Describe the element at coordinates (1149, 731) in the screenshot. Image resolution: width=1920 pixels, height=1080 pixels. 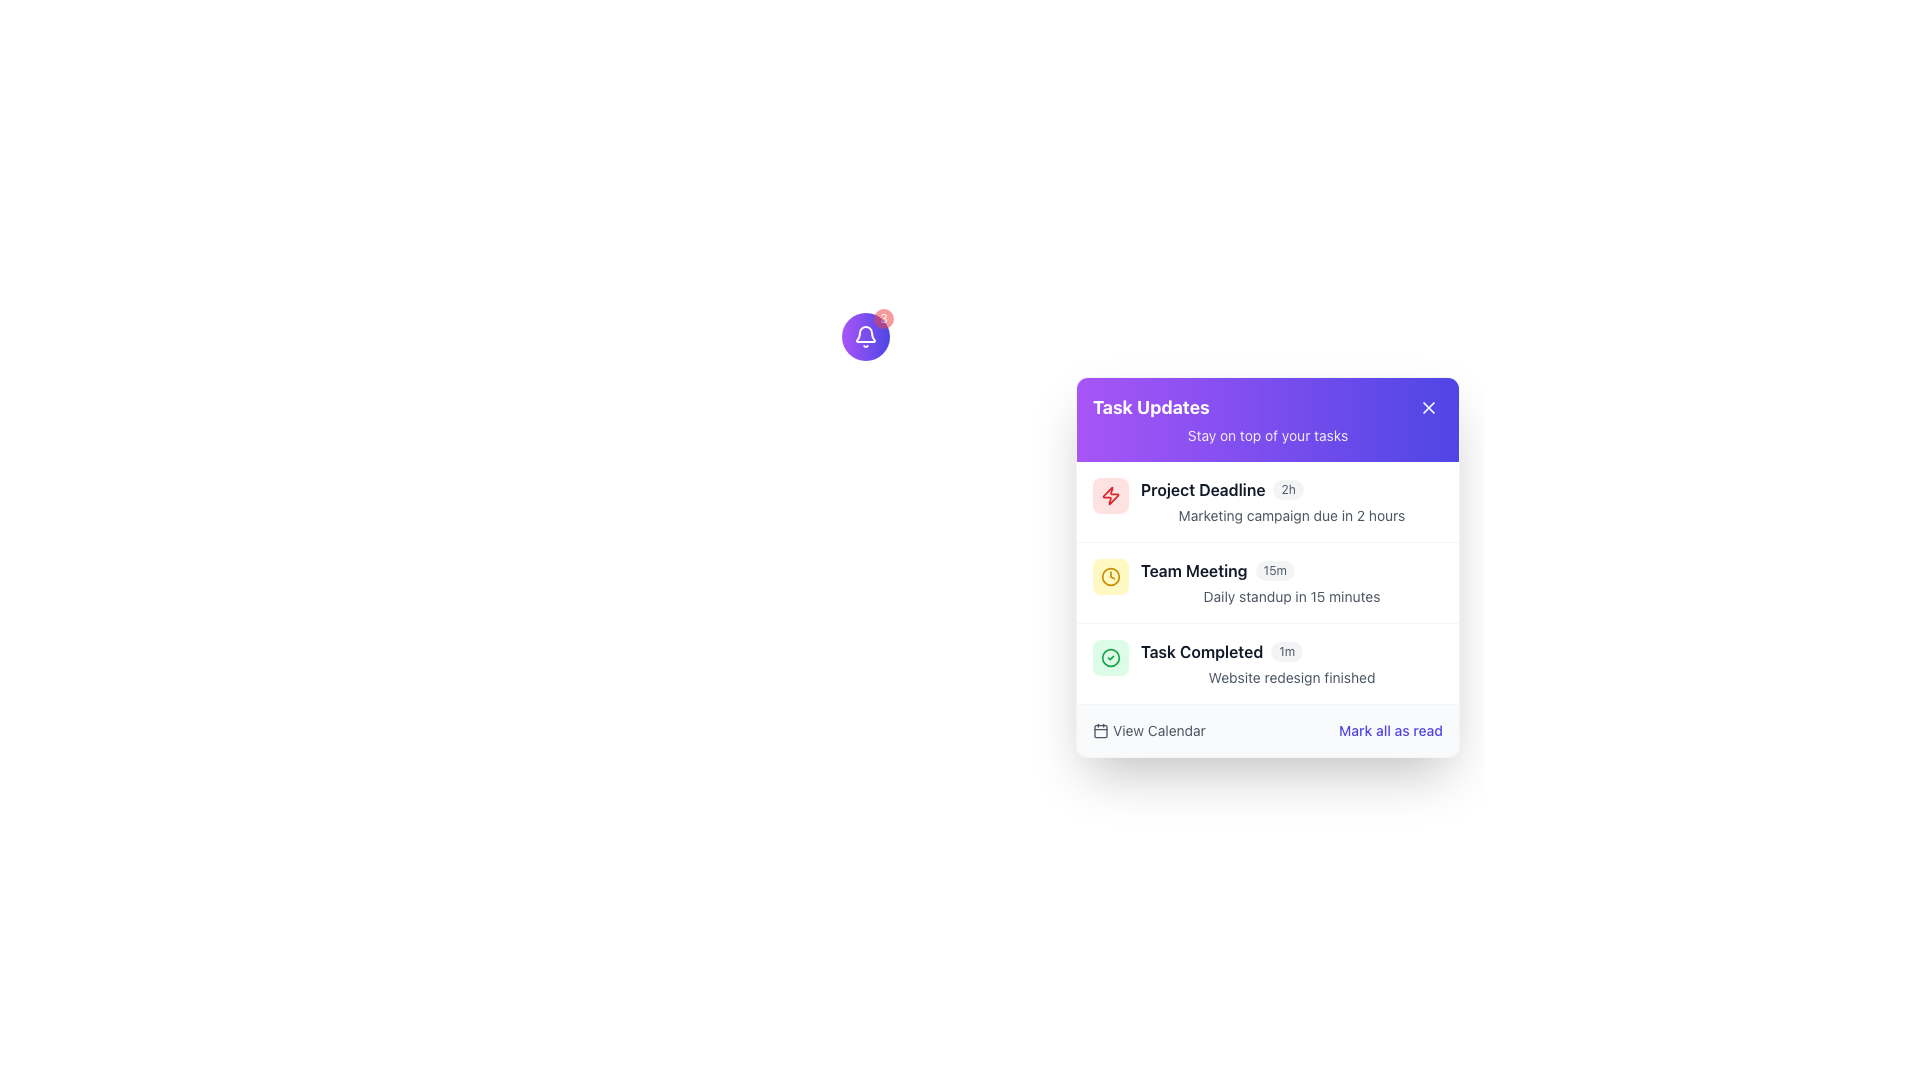
I see `the 'View Calendar' button with icon and text` at that location.